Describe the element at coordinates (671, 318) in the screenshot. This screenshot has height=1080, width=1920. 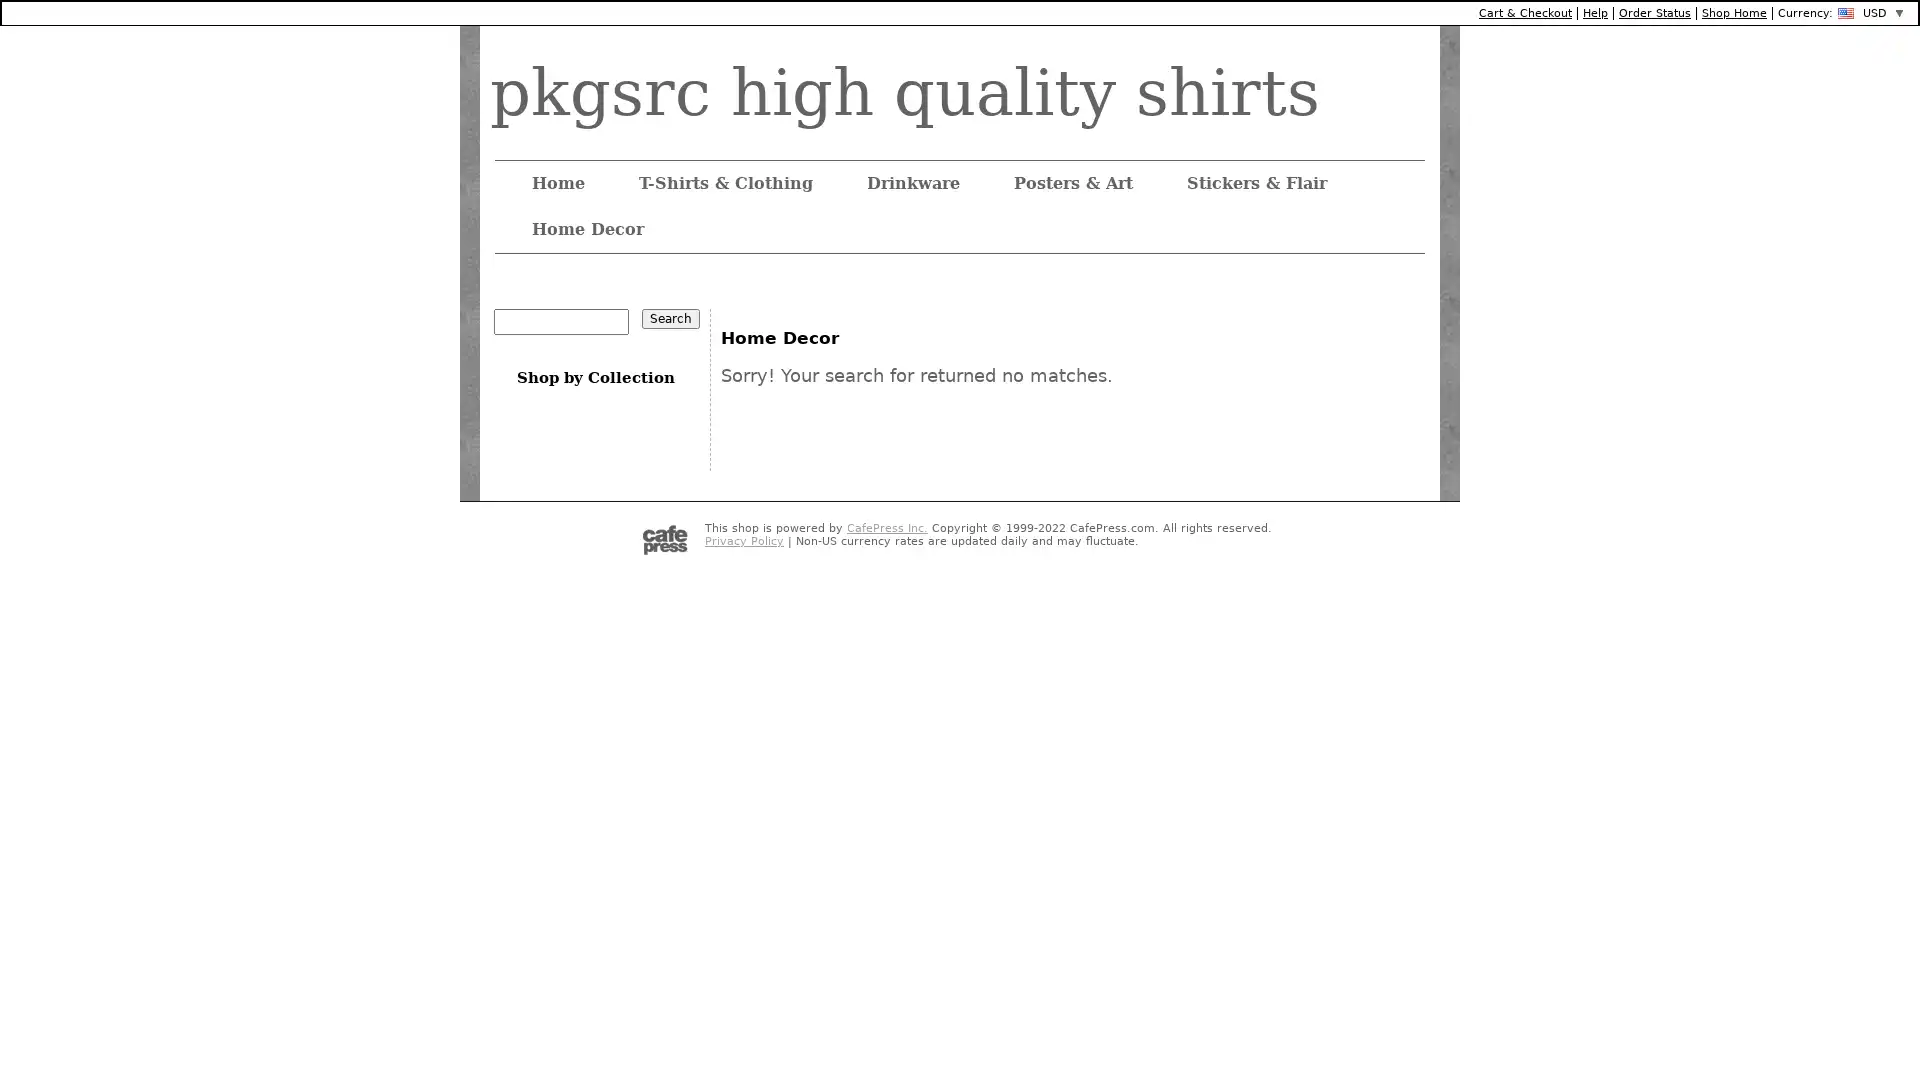
I see `Search` at that location.